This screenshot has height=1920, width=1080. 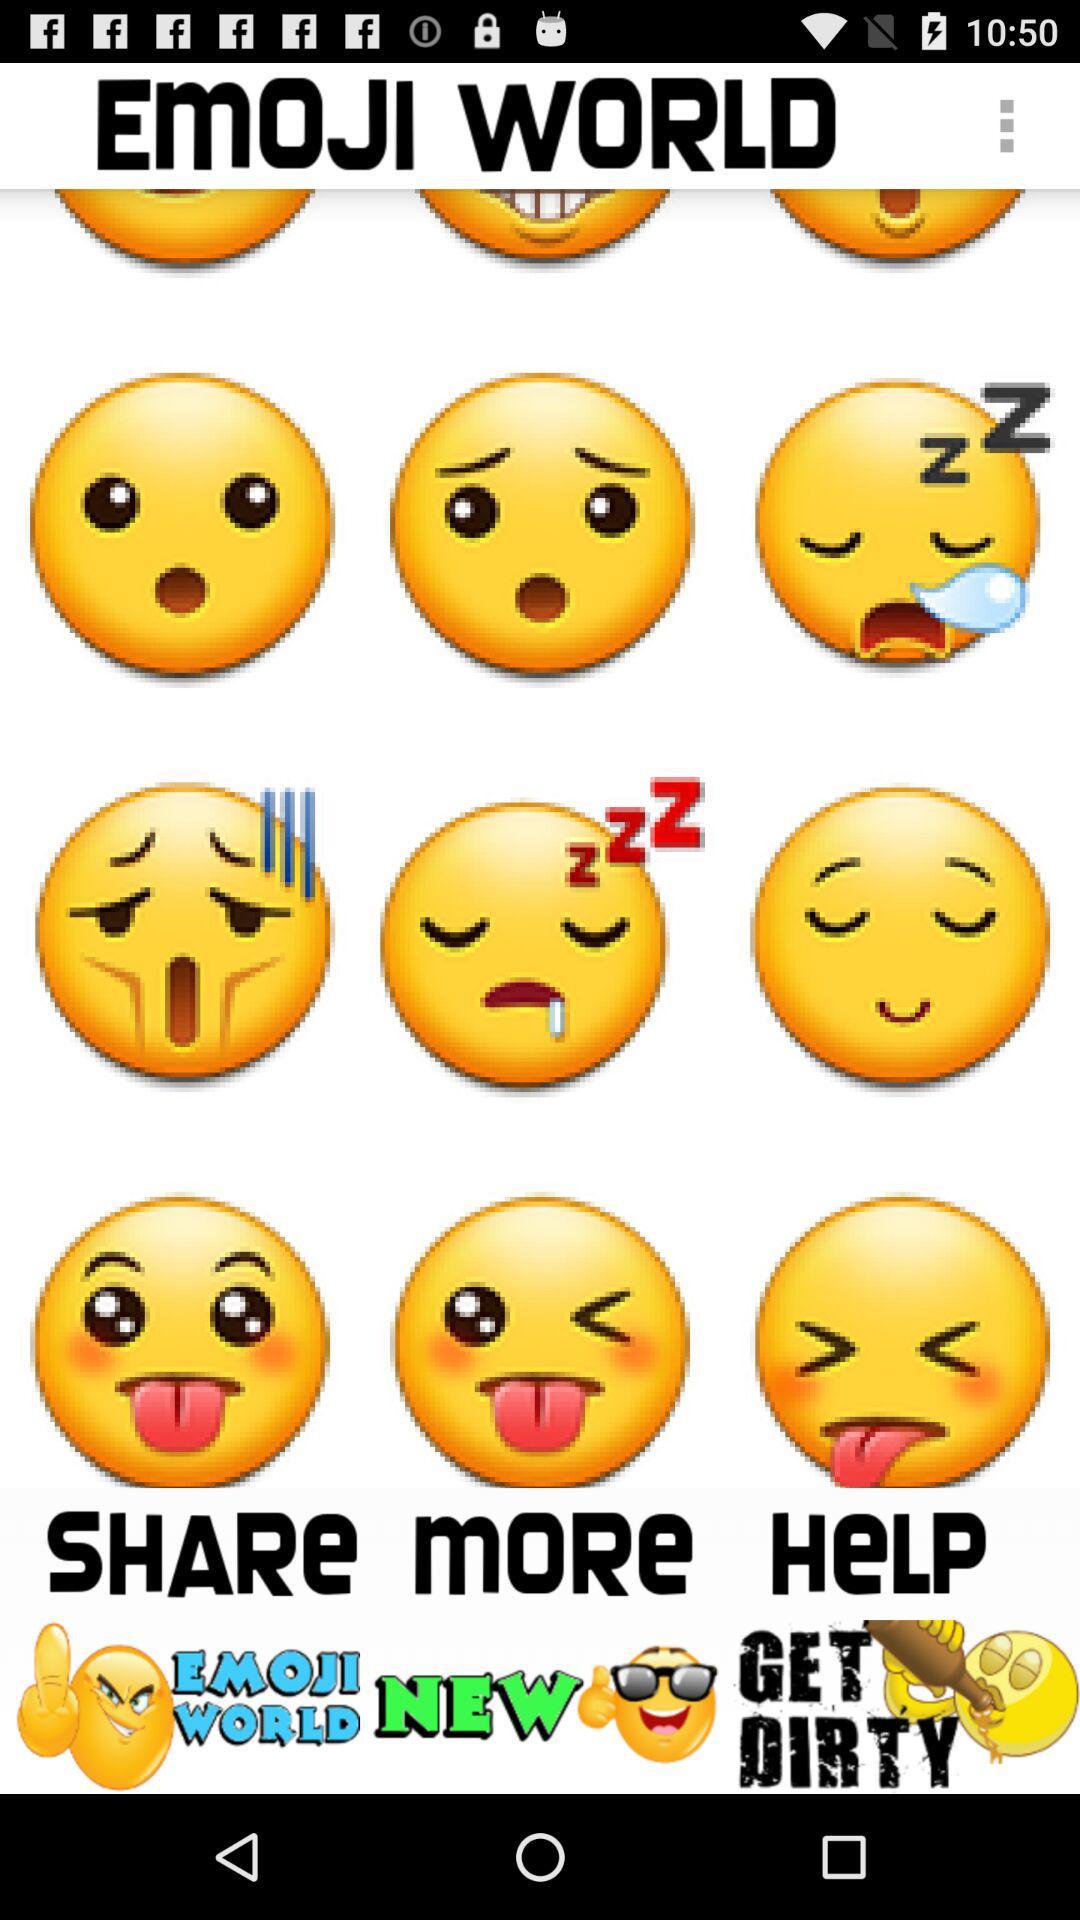 I want to click on insert get dirty beer drinking emoji, so click(x=906, y=1705).